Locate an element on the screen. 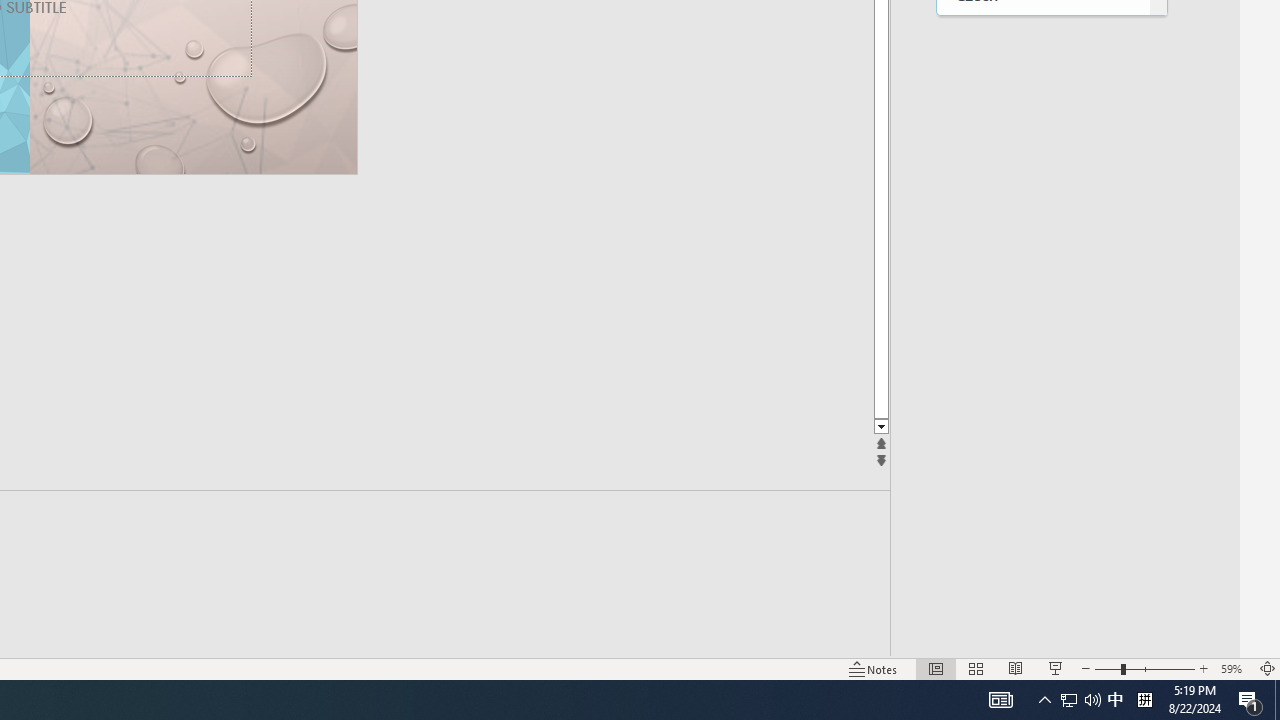  'Zoom 59%' is located at coordinates (1233, 669).